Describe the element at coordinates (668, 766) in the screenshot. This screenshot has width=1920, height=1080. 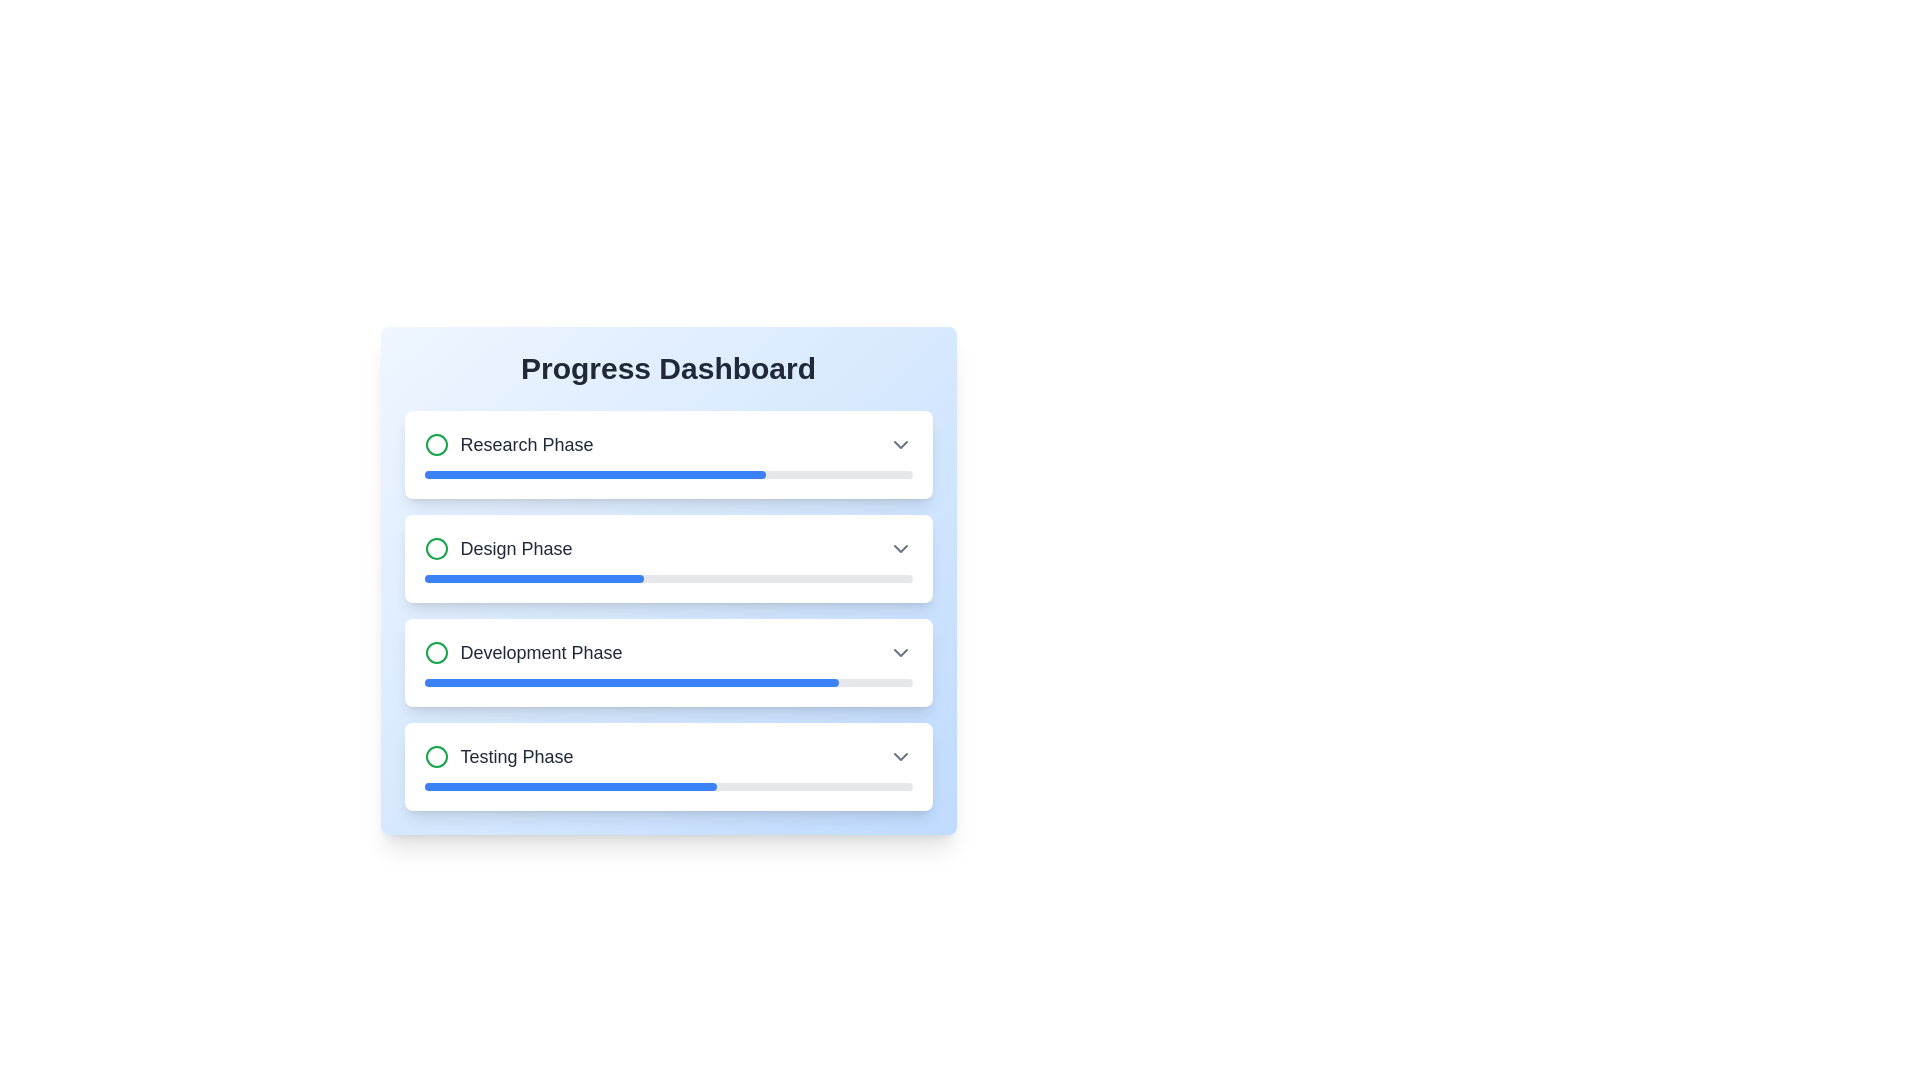
I see `the 'Testing Phase' card in the 'Progress Dashboard'` at that location.